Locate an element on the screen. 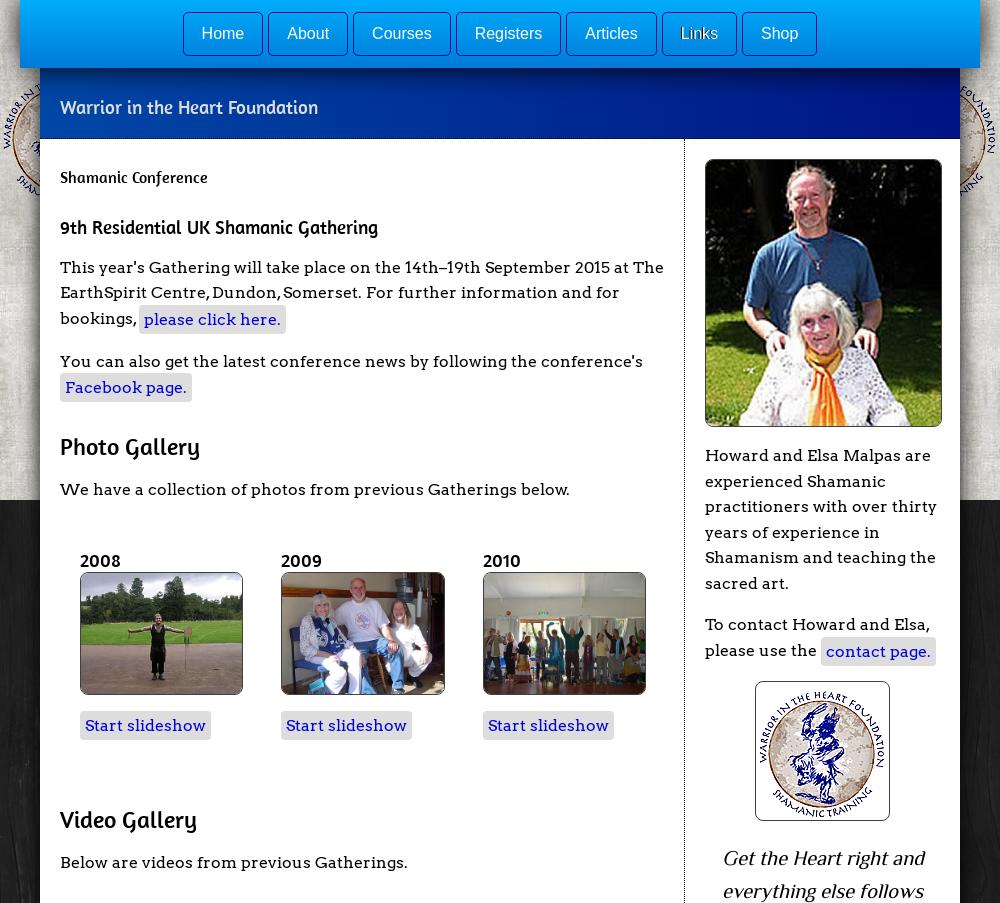 The width and height of the screenshot is (1000, 903). 'contact page.' is located at coordinates (878, 650).